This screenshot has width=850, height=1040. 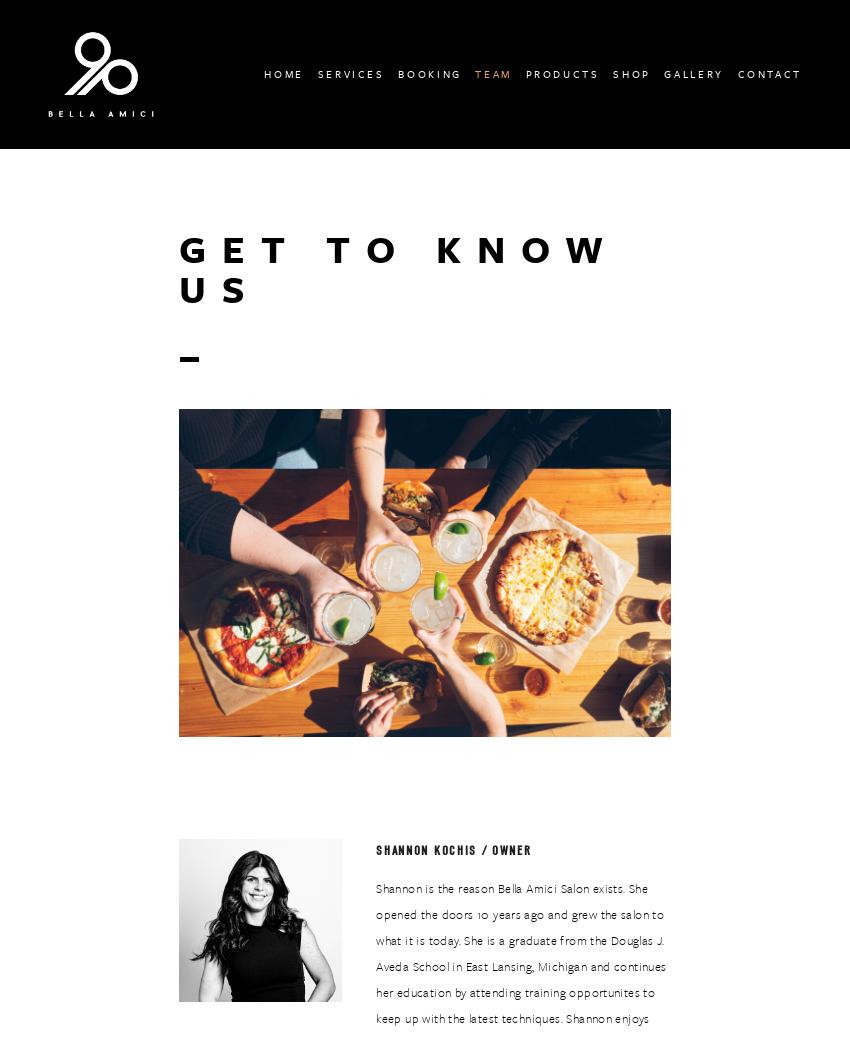 What do you see at coordinates (349, 72) in the screenshot?
I see `'Services'` at bounding box center [349, 72].